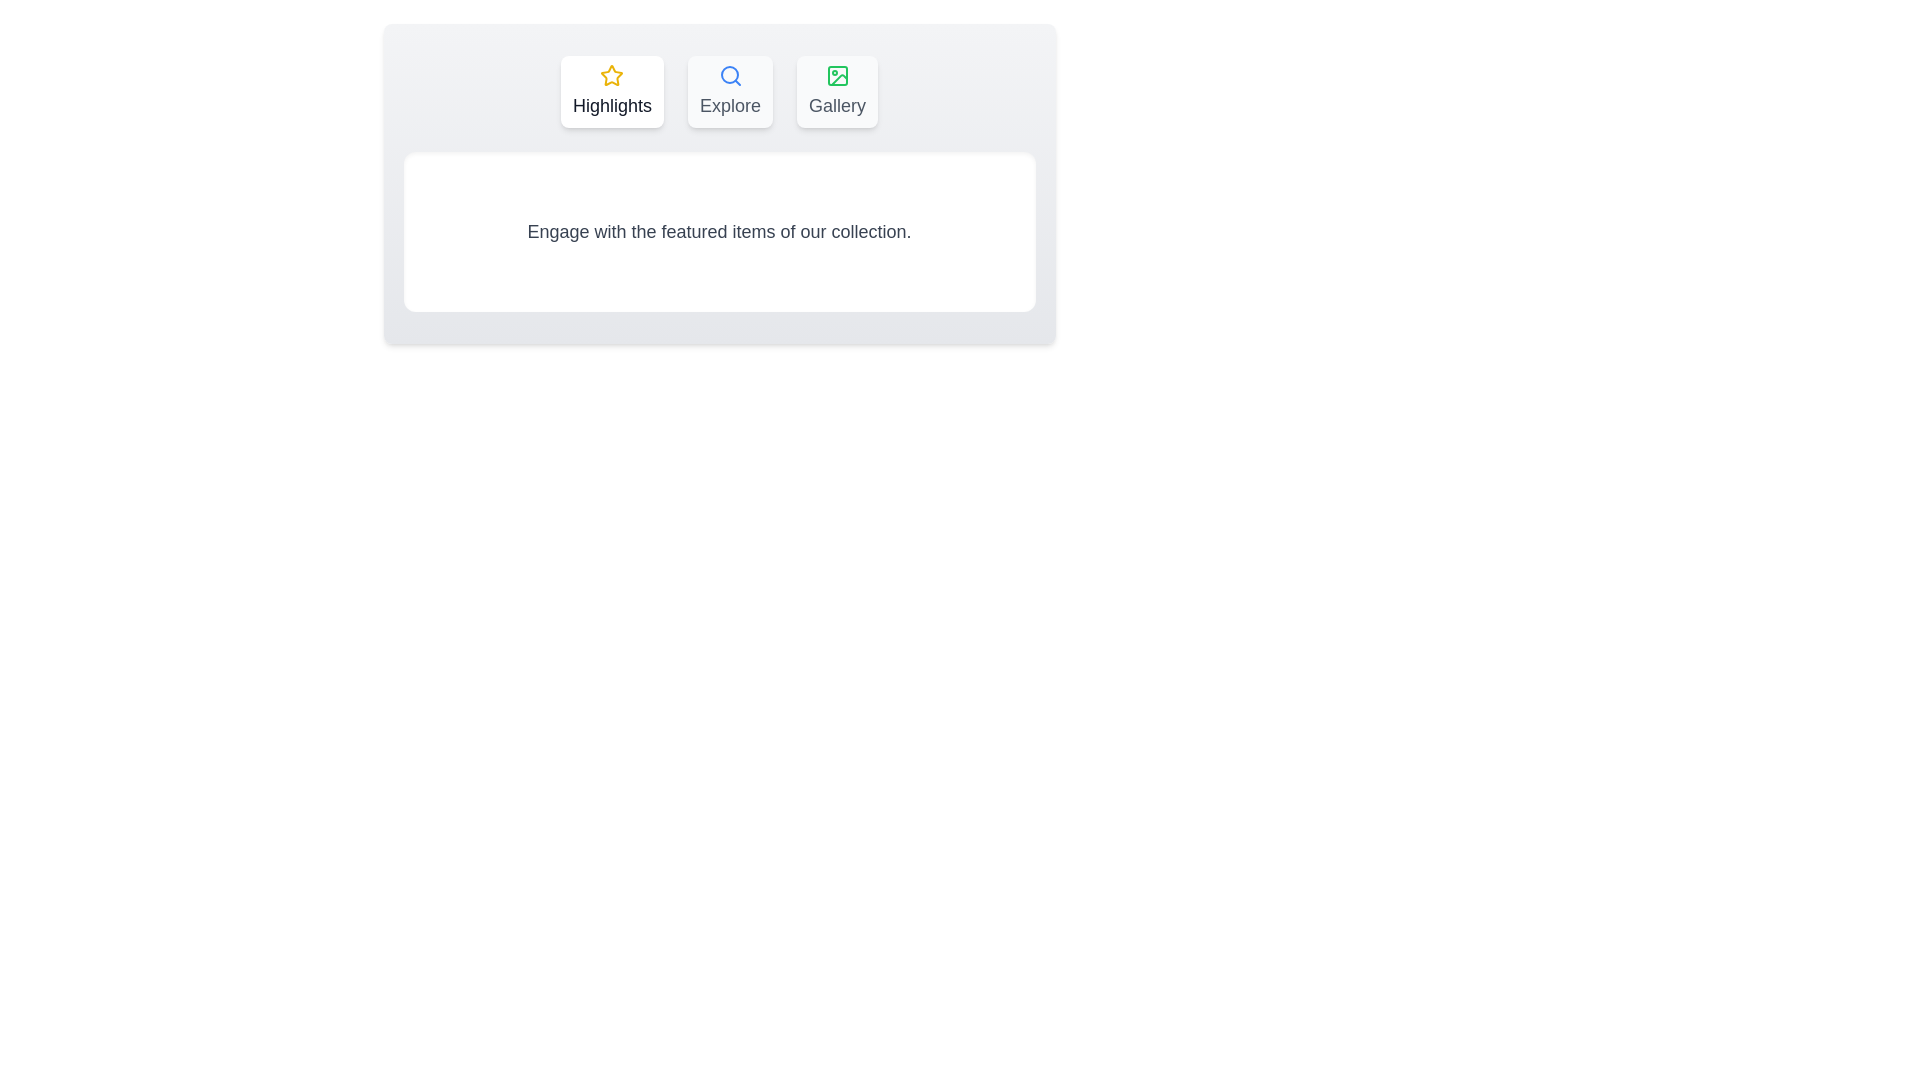 This screenshot has width=1920, height=1080. What do you see at coordinates (837, 92) in the screenshot?
I see `the tab Gallery to inspect its visual icon` at bounding box center [837, 92].